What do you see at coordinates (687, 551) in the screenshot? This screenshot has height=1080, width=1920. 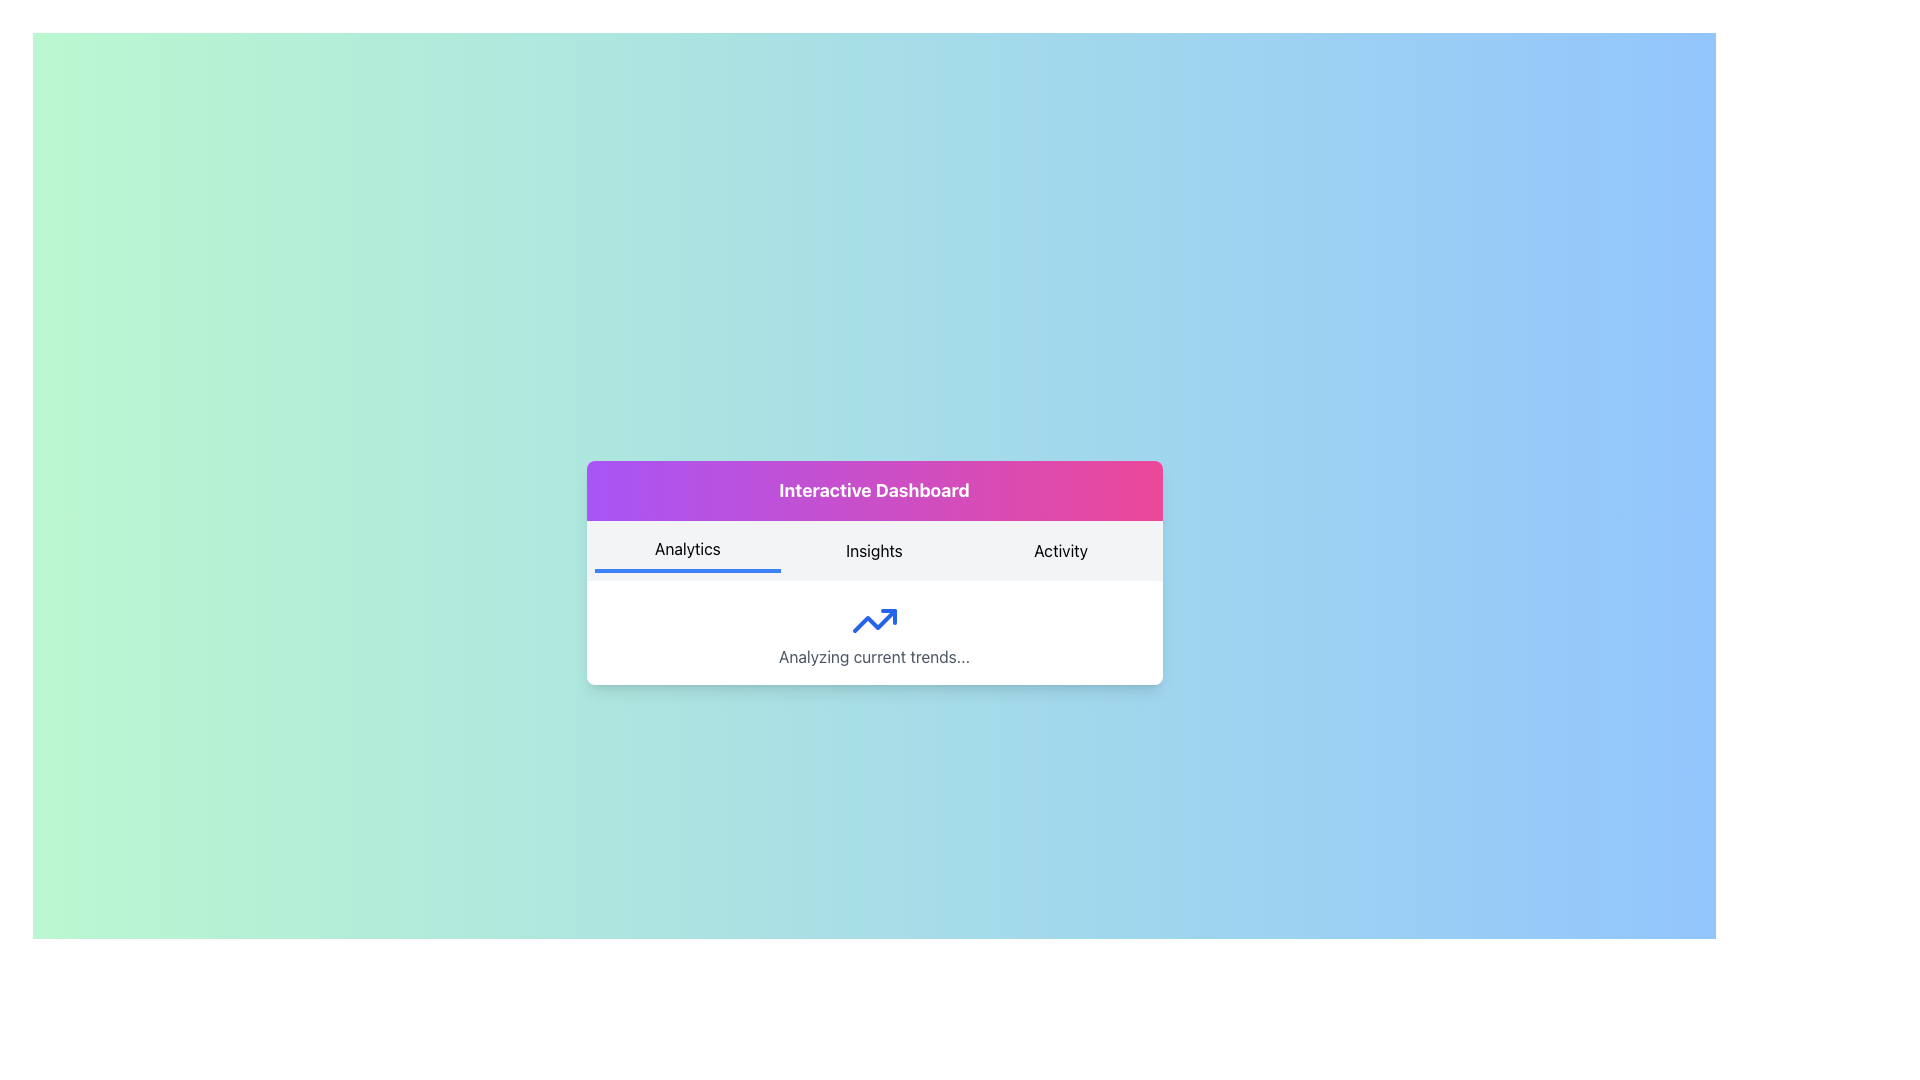 I see `the leftmost tab in the navigation bar labeled 'Analytics'` at bounding box center [687, 551].